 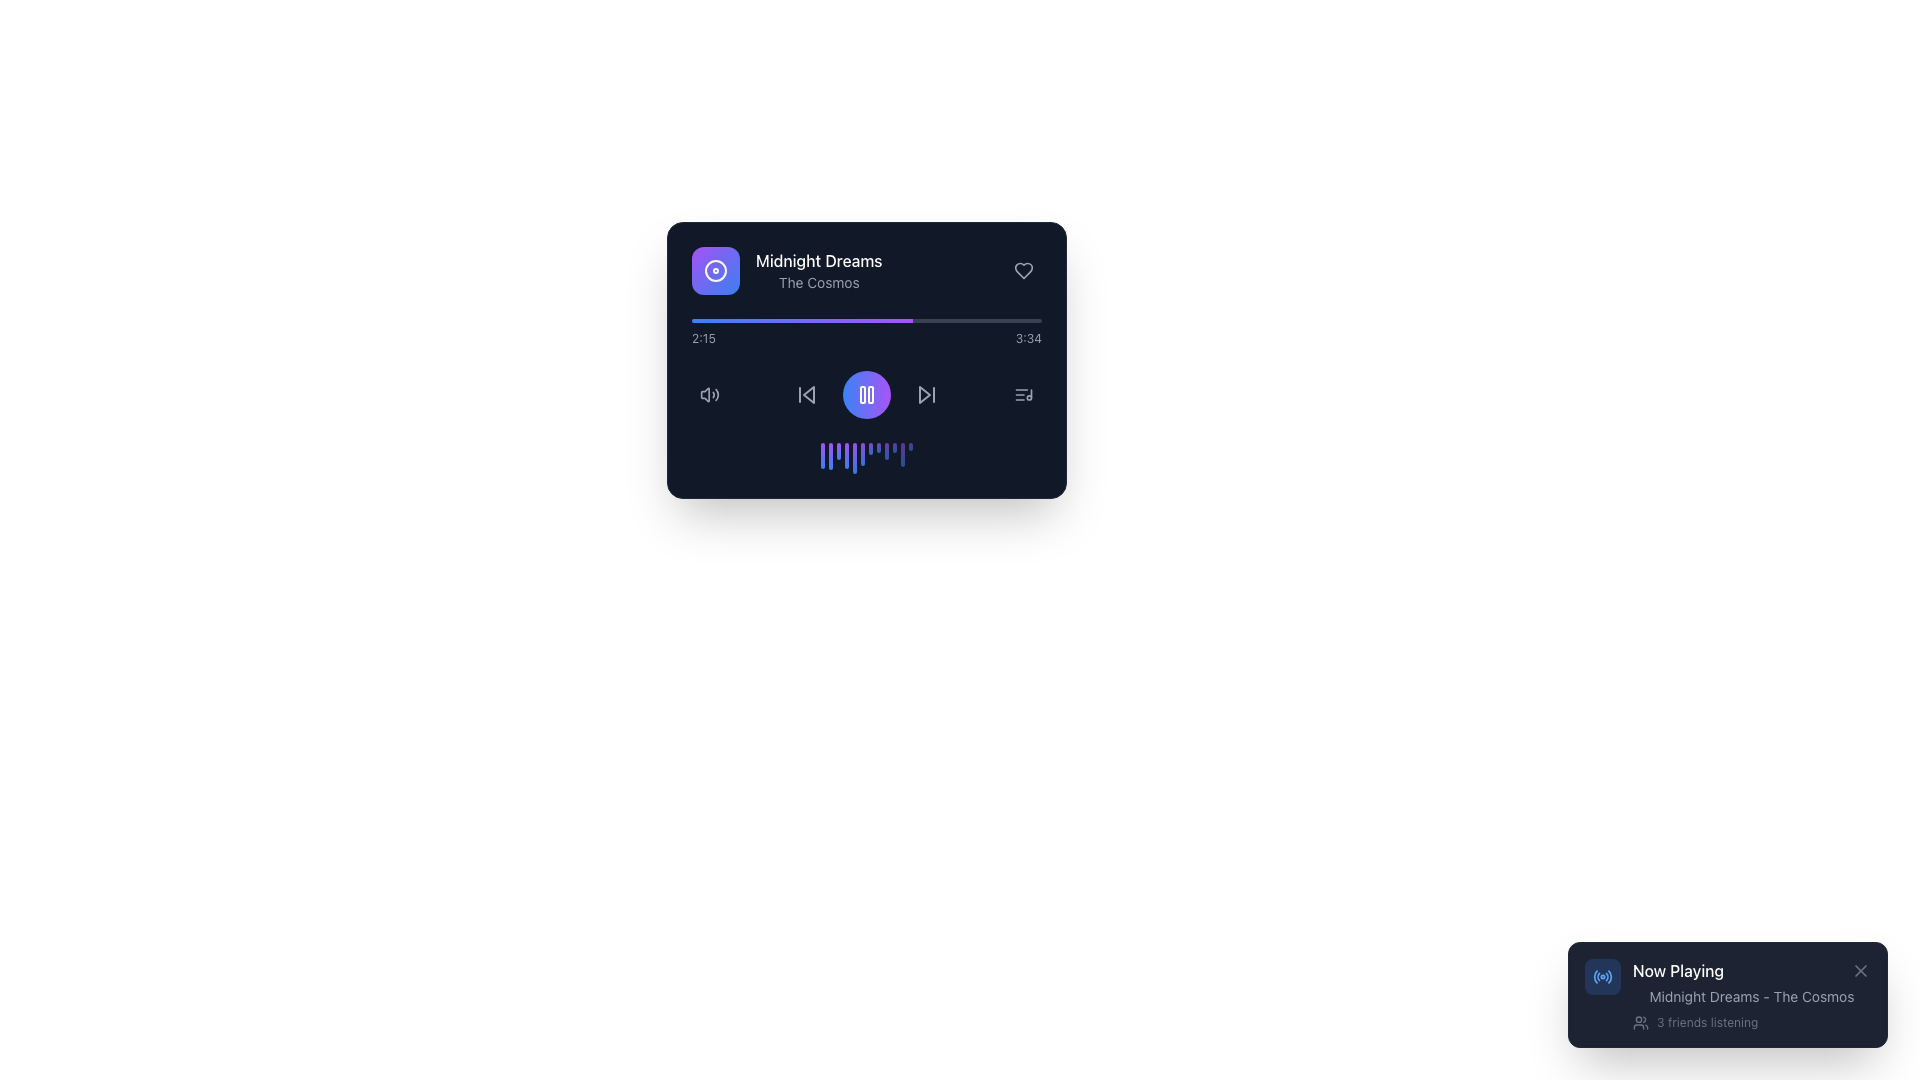 I want to click on the ninth animated vertical bar in the equalizer visualization, which indicates dynamic sound levels for ongoing audio playback, so click(x=886, y=451).